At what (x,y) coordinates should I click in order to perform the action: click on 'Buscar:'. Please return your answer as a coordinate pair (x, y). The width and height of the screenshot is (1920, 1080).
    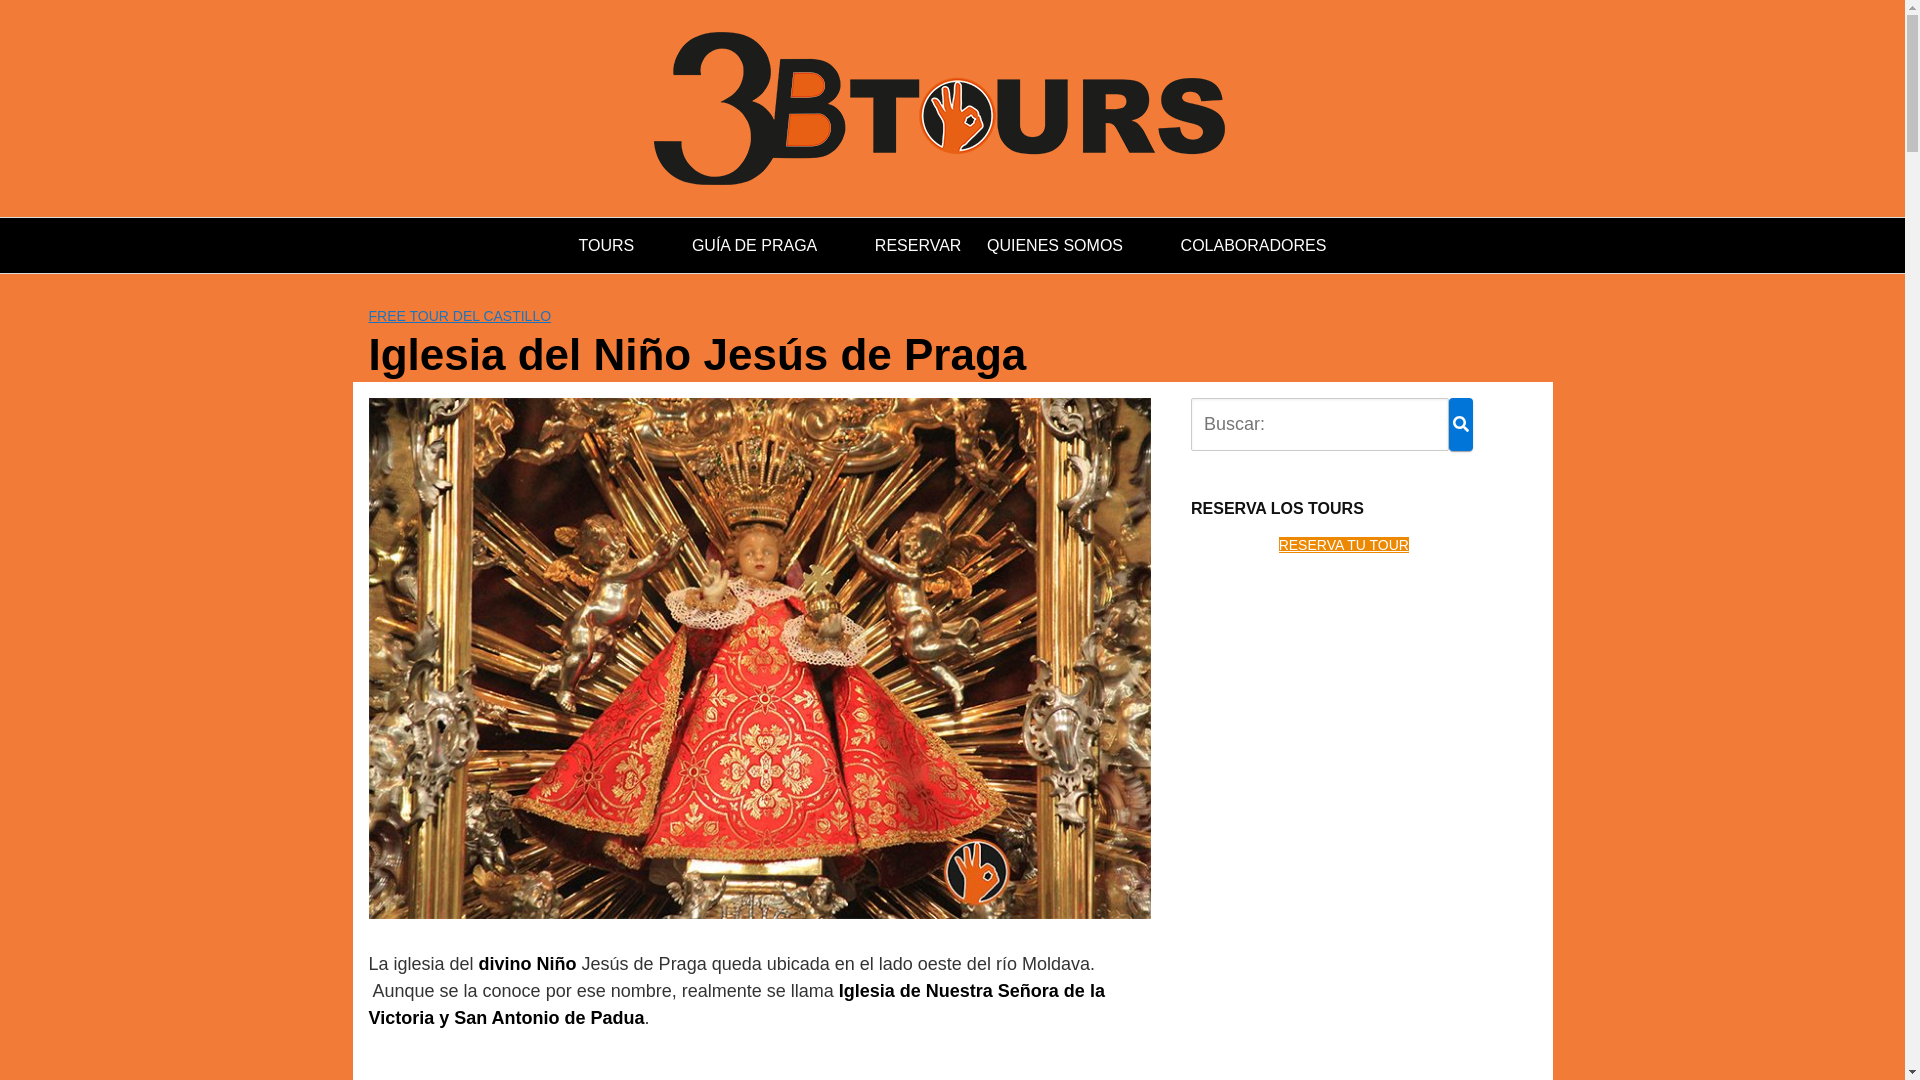
    Looking at the image, I should click on (1190, 423).